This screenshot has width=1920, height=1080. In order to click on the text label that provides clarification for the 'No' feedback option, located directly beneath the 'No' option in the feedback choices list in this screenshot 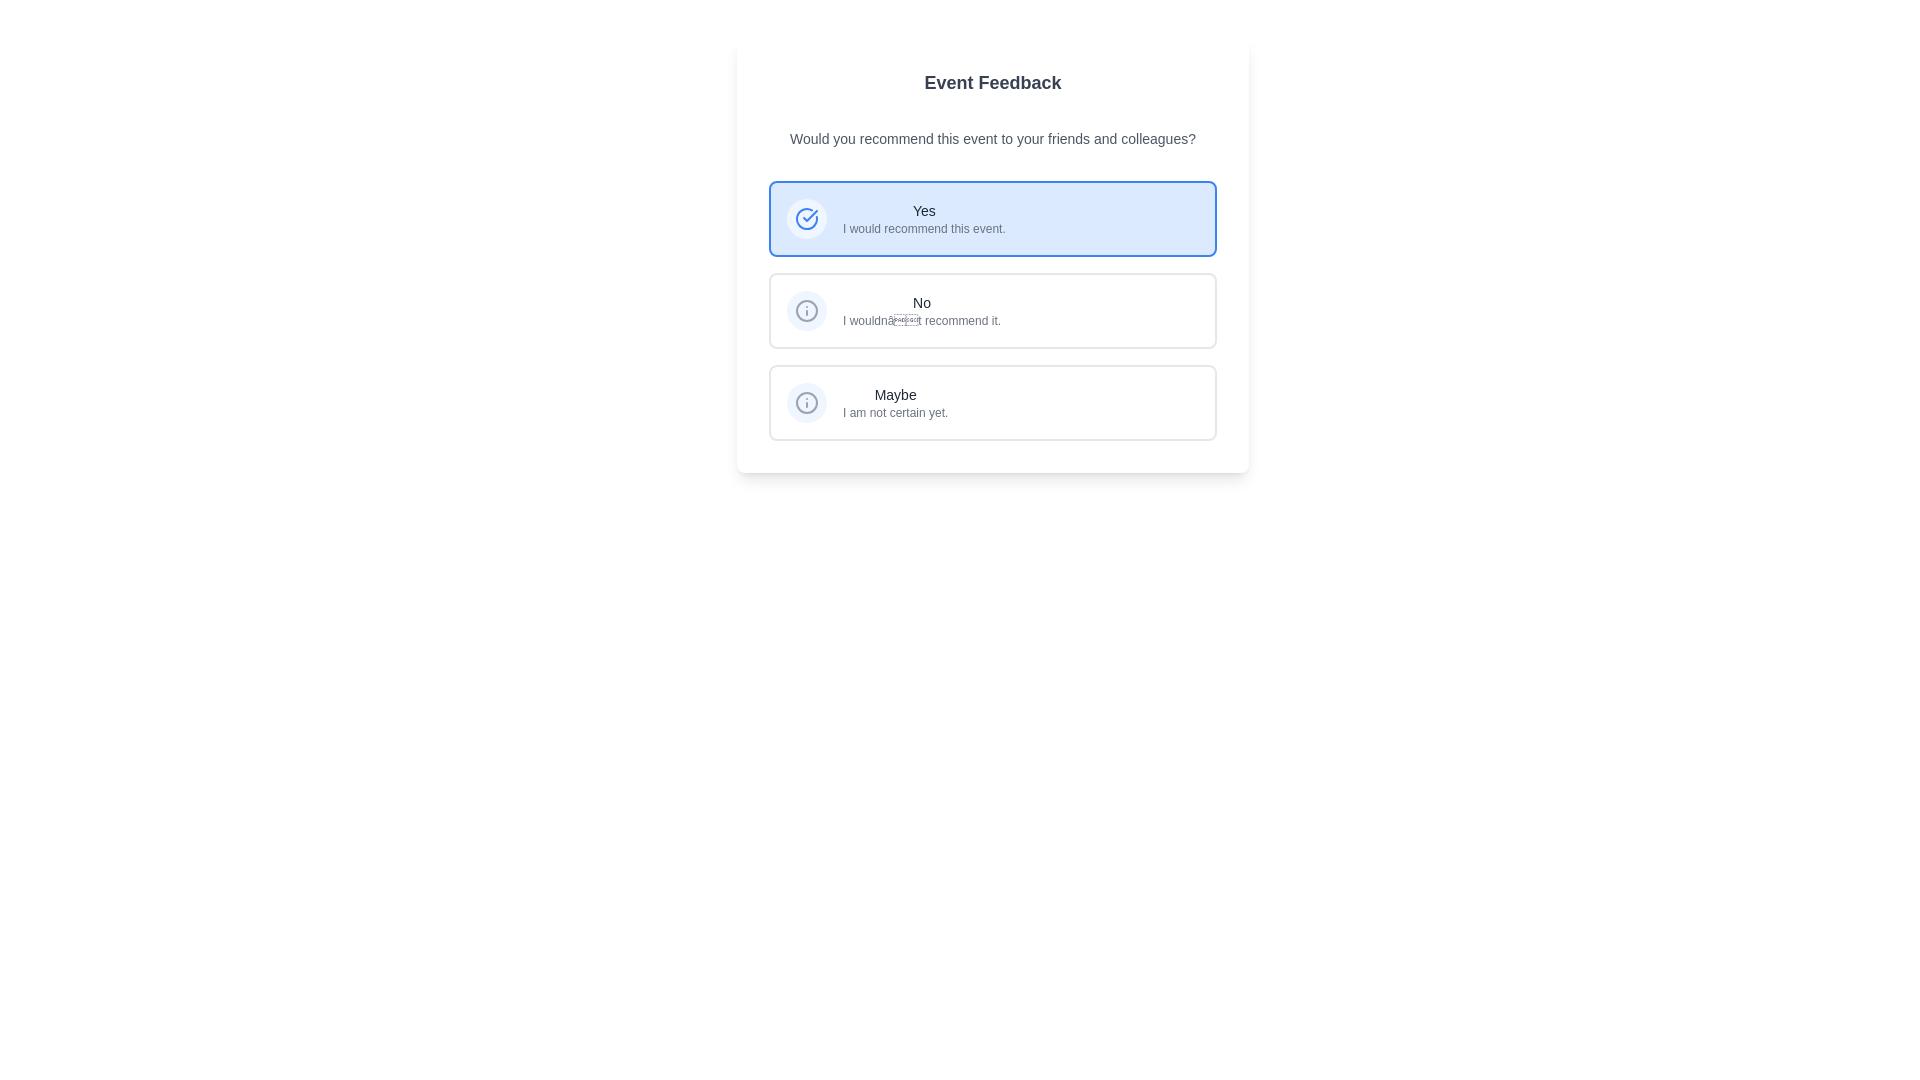, I will do `click(920, 319)`.